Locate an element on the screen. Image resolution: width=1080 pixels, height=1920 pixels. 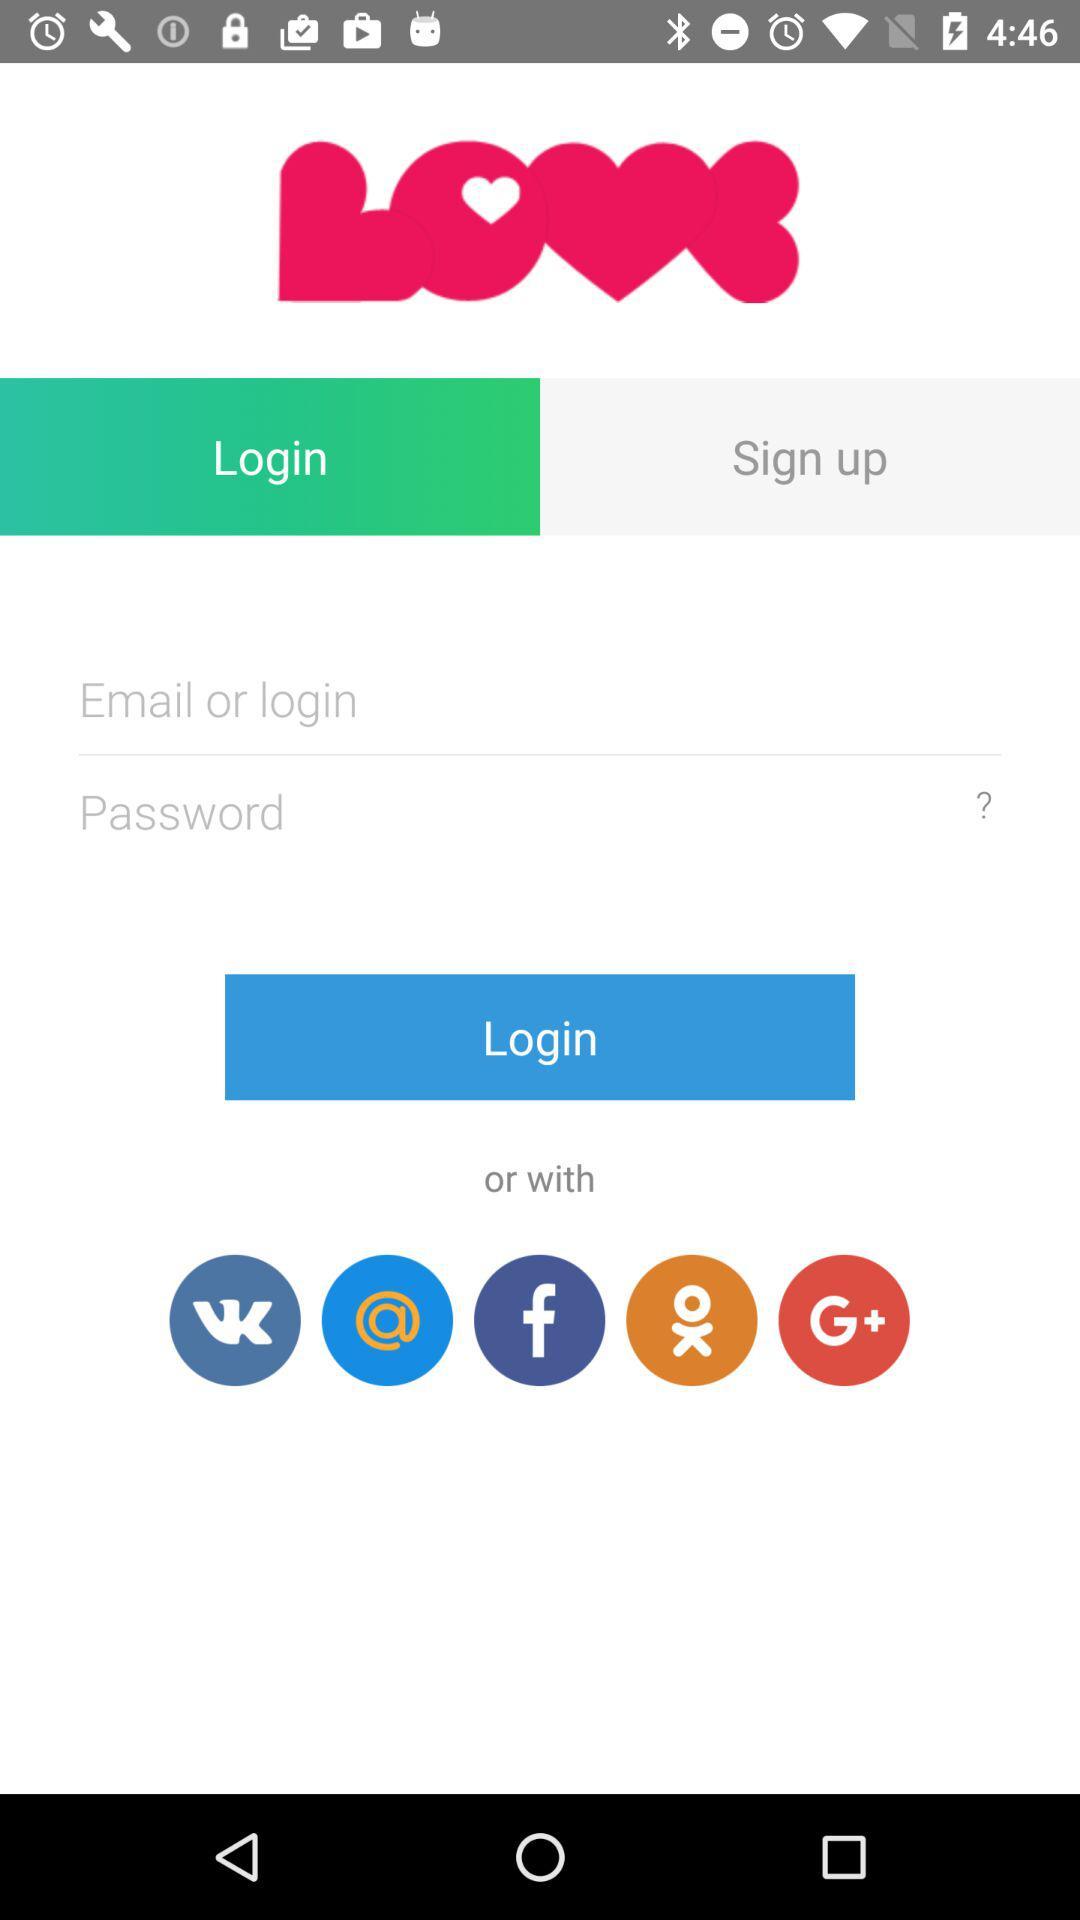
login password is located at coordinates (540, 698).